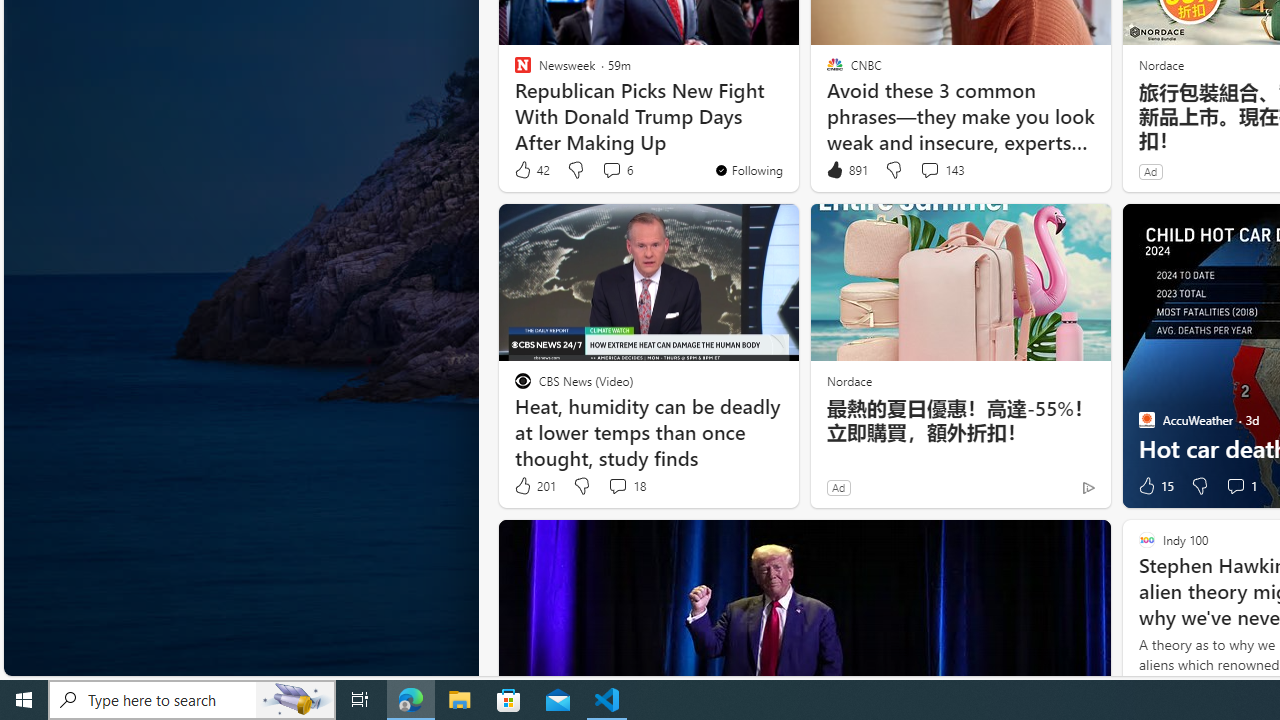 This screenshot has width=1280, height=720. I want to click on 'View comments 143 Comment', so click(928, 168).